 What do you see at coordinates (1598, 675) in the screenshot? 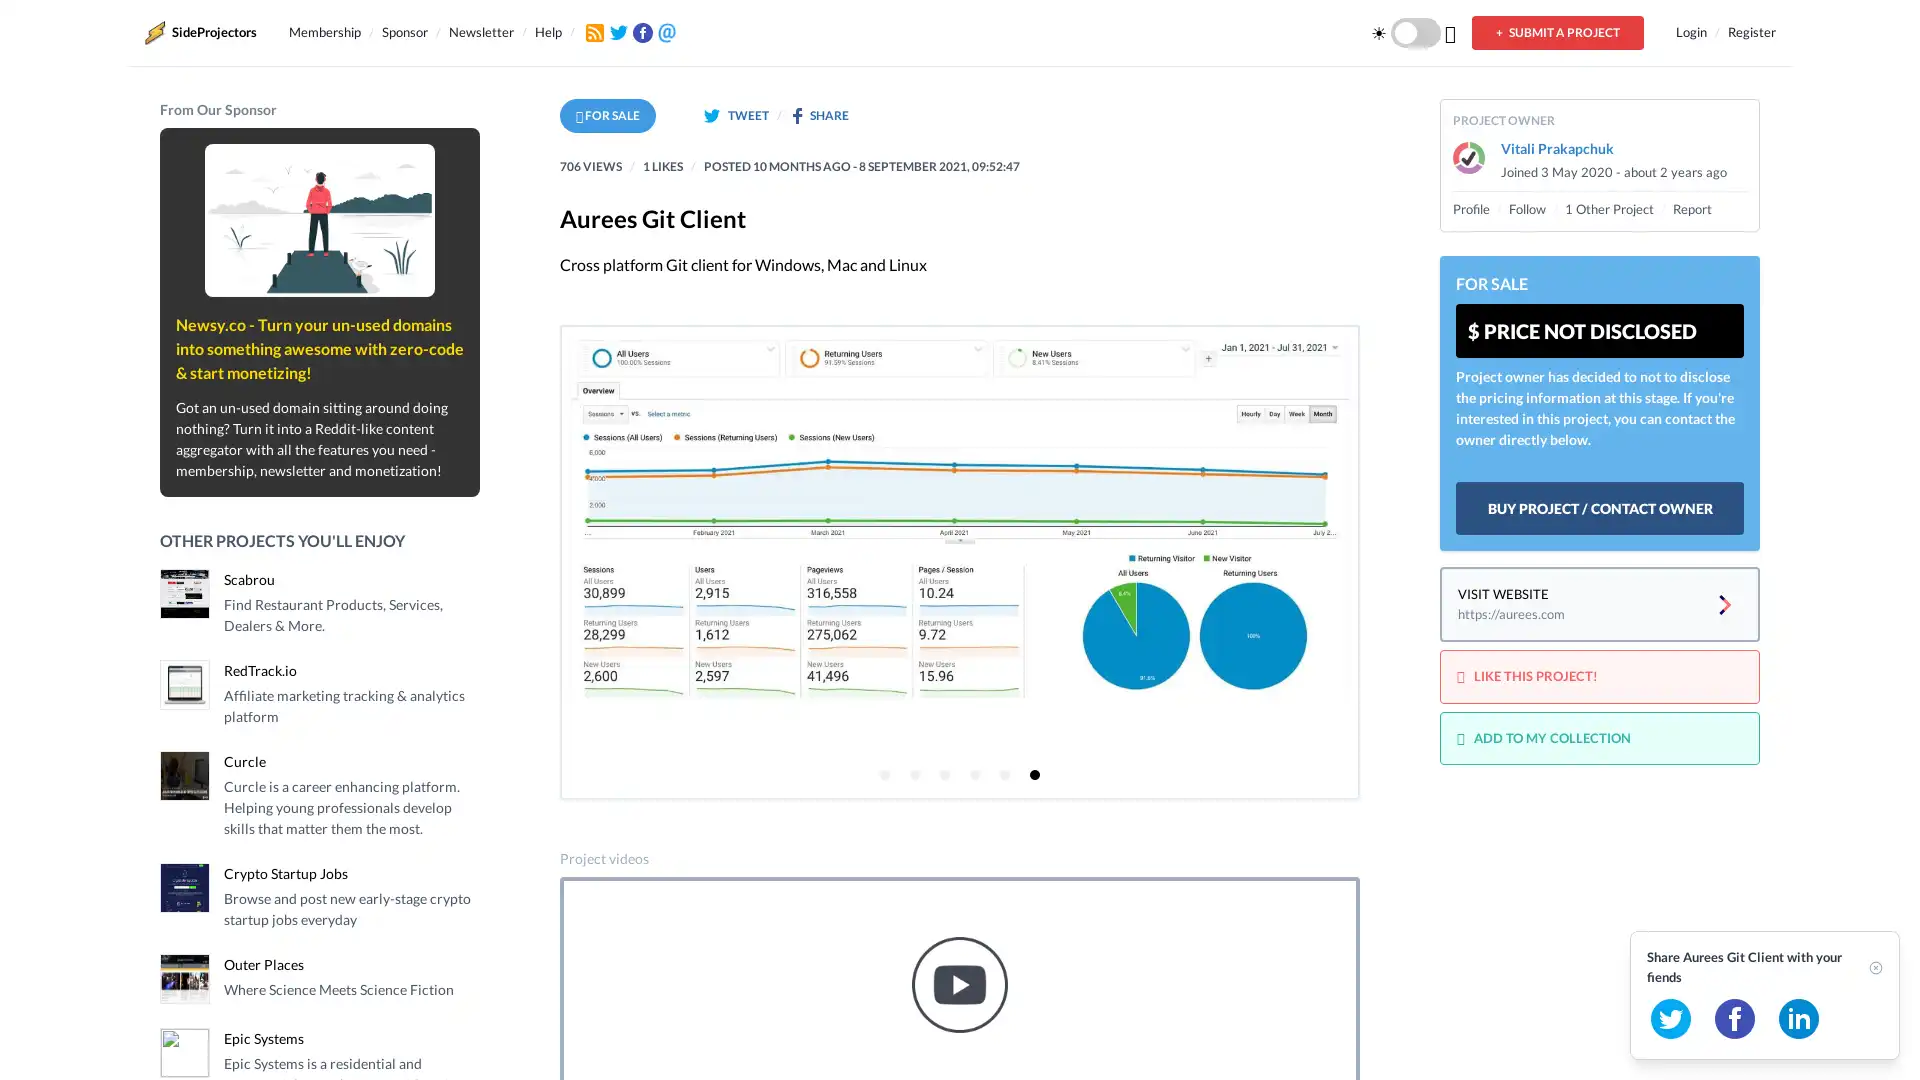
I see `LIKE THIS PROJECT!` at bounding box center [1598, 675].